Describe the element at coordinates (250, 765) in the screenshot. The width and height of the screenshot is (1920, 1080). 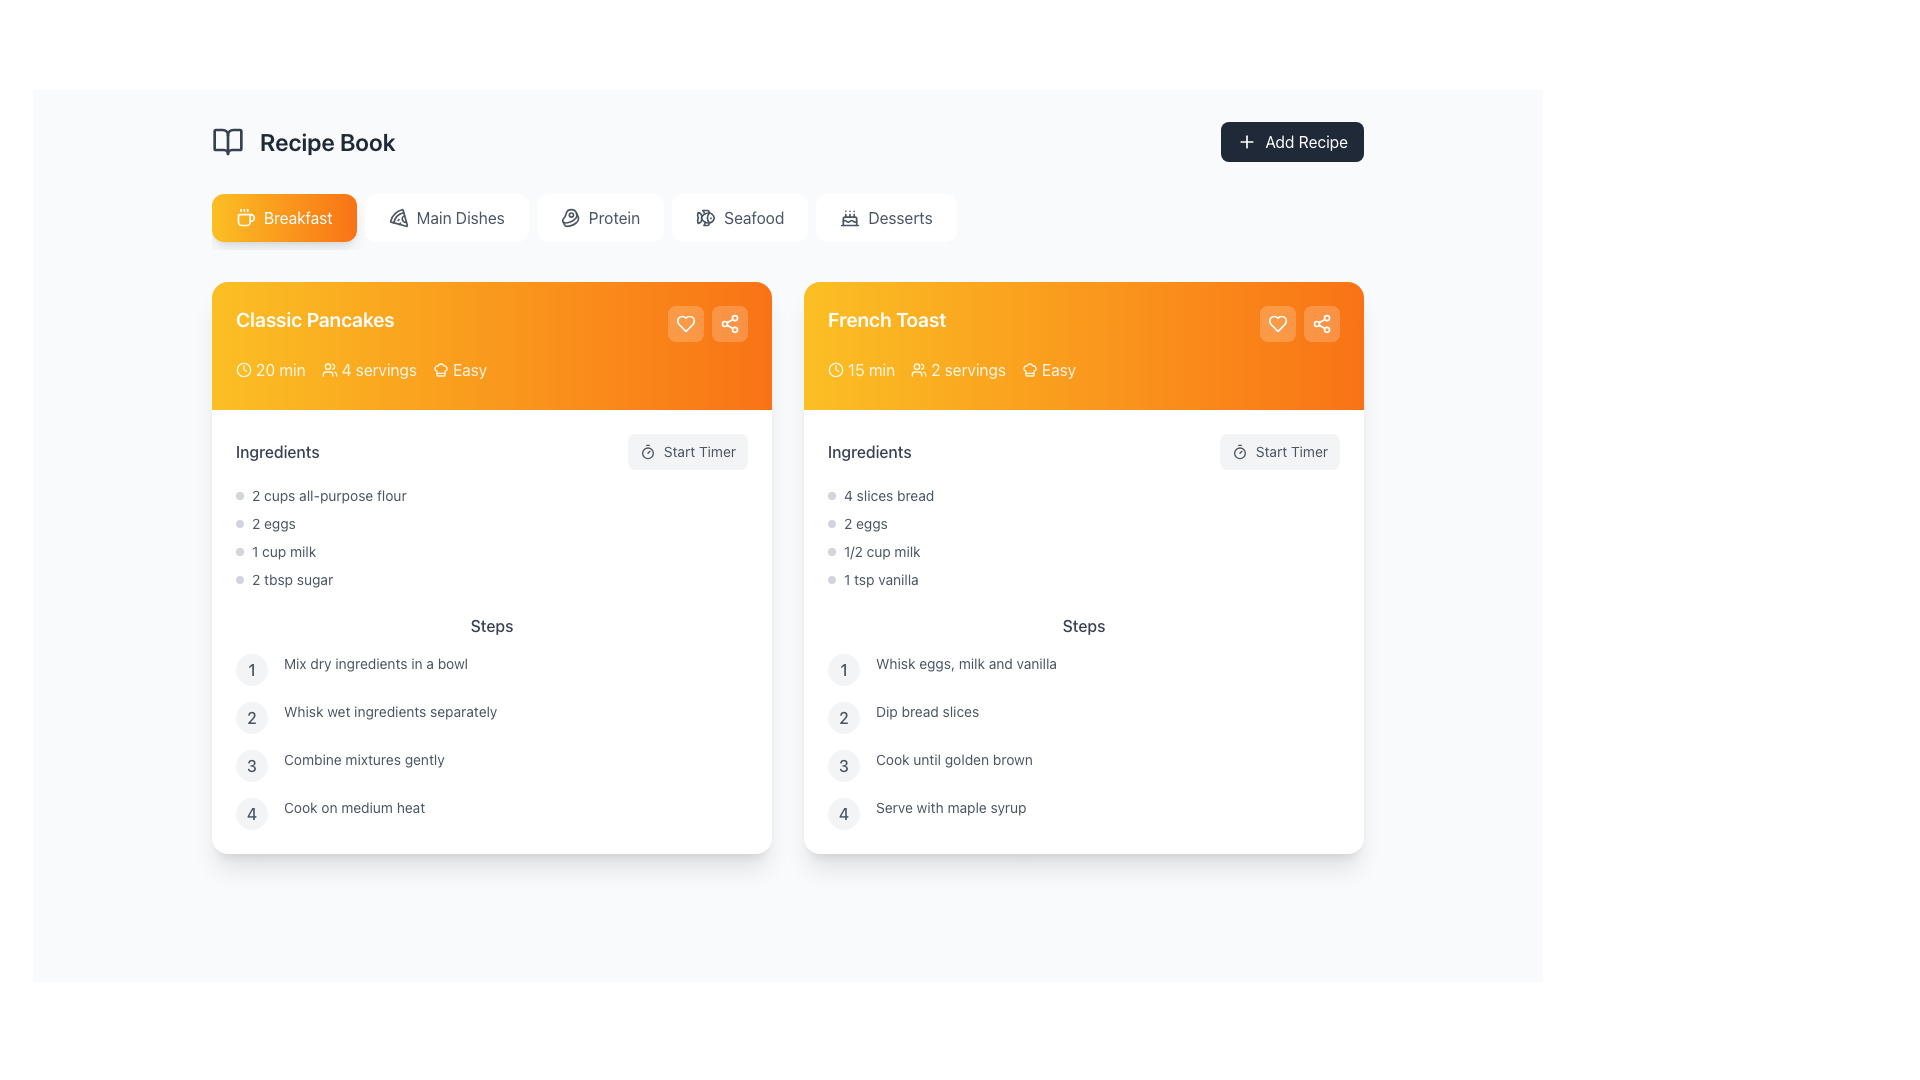
I see `the numeral '3' step marker in the 'Steps' section of the 'Classic Pancakes' recipe card` at that location.